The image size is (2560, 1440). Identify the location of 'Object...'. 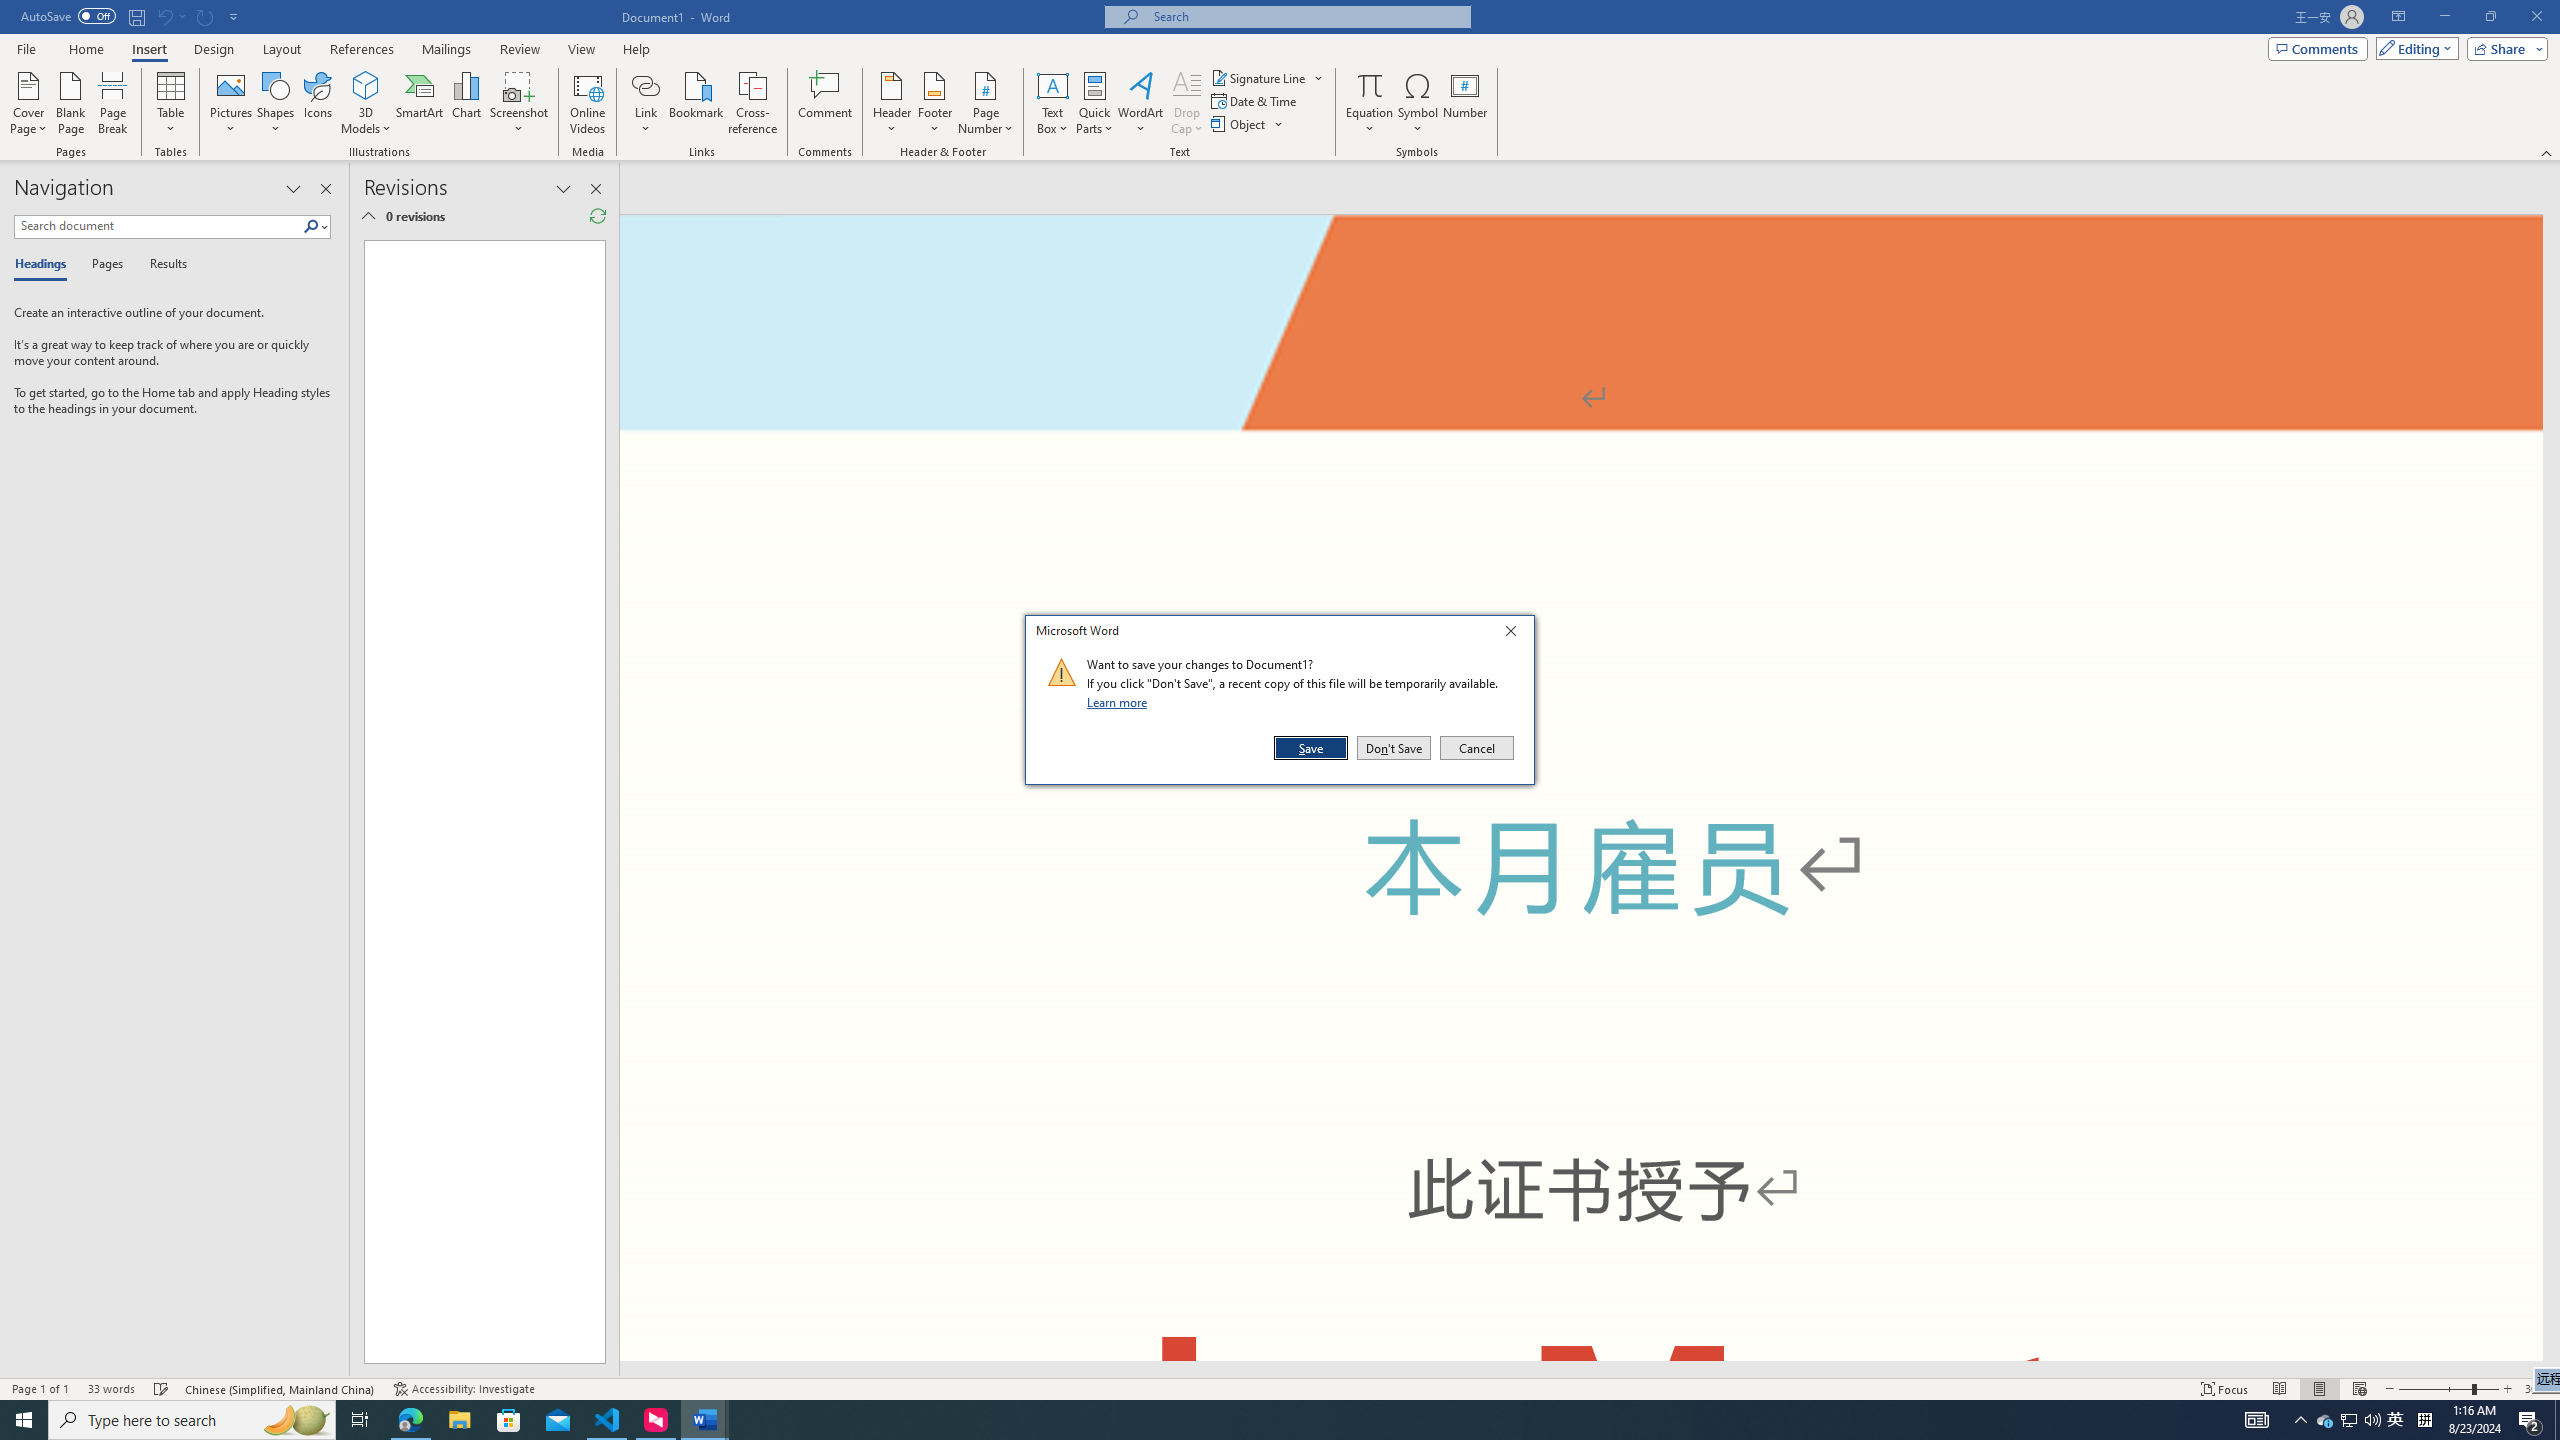
(1247, 122).